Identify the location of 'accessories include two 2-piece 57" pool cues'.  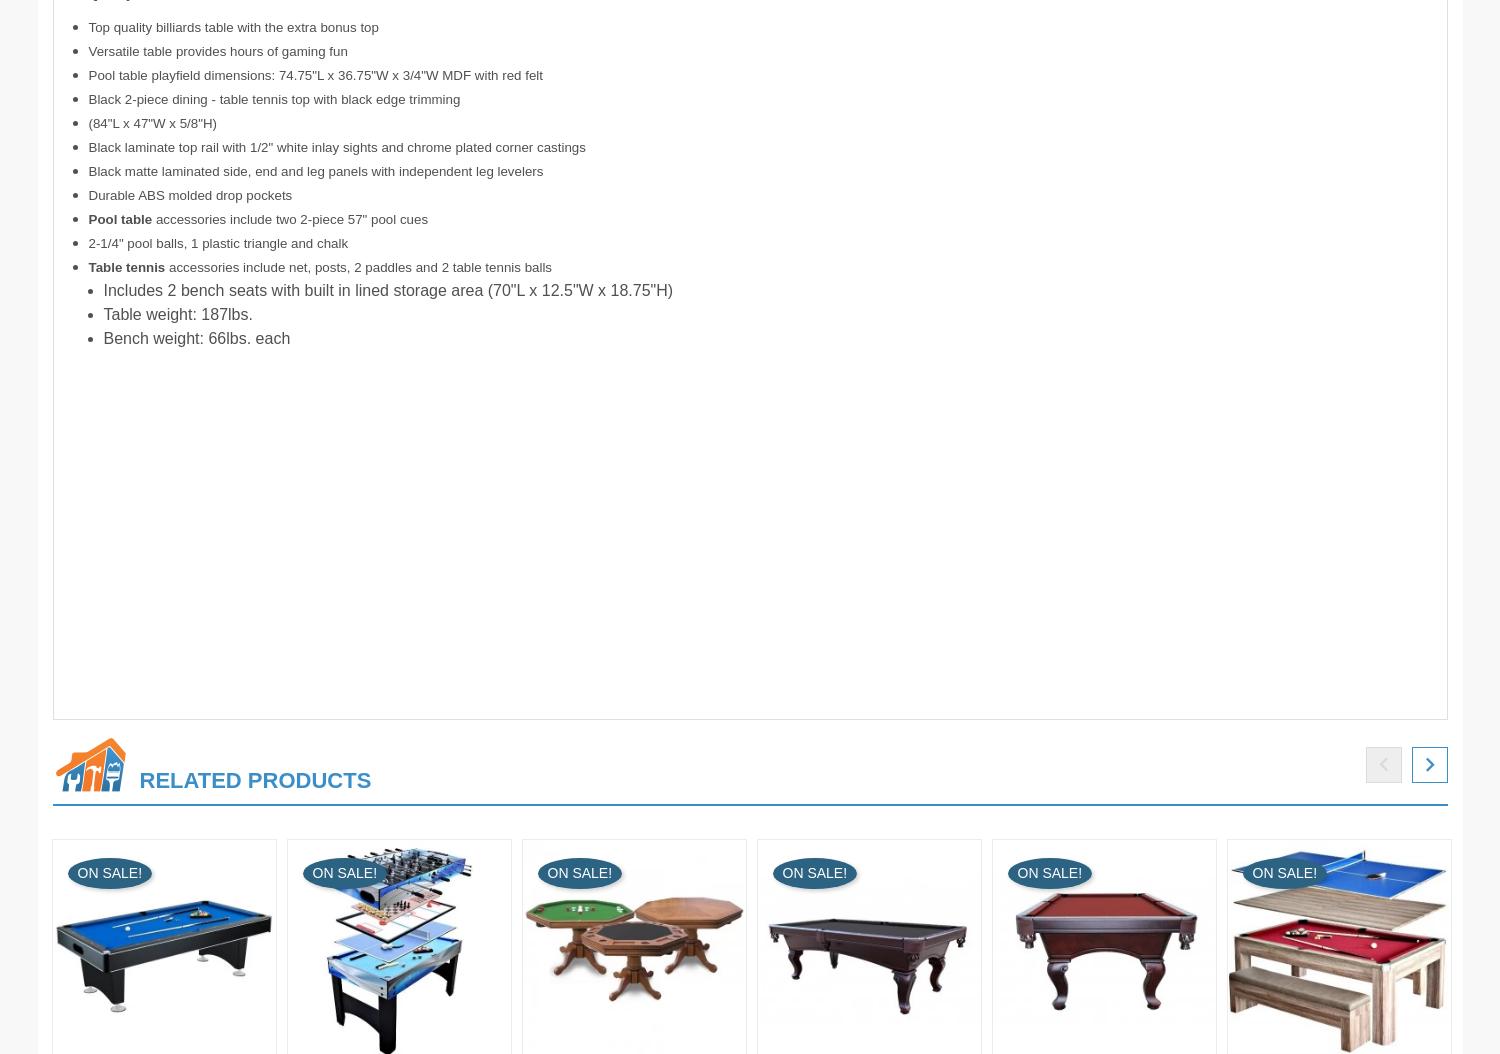
(289, 219).